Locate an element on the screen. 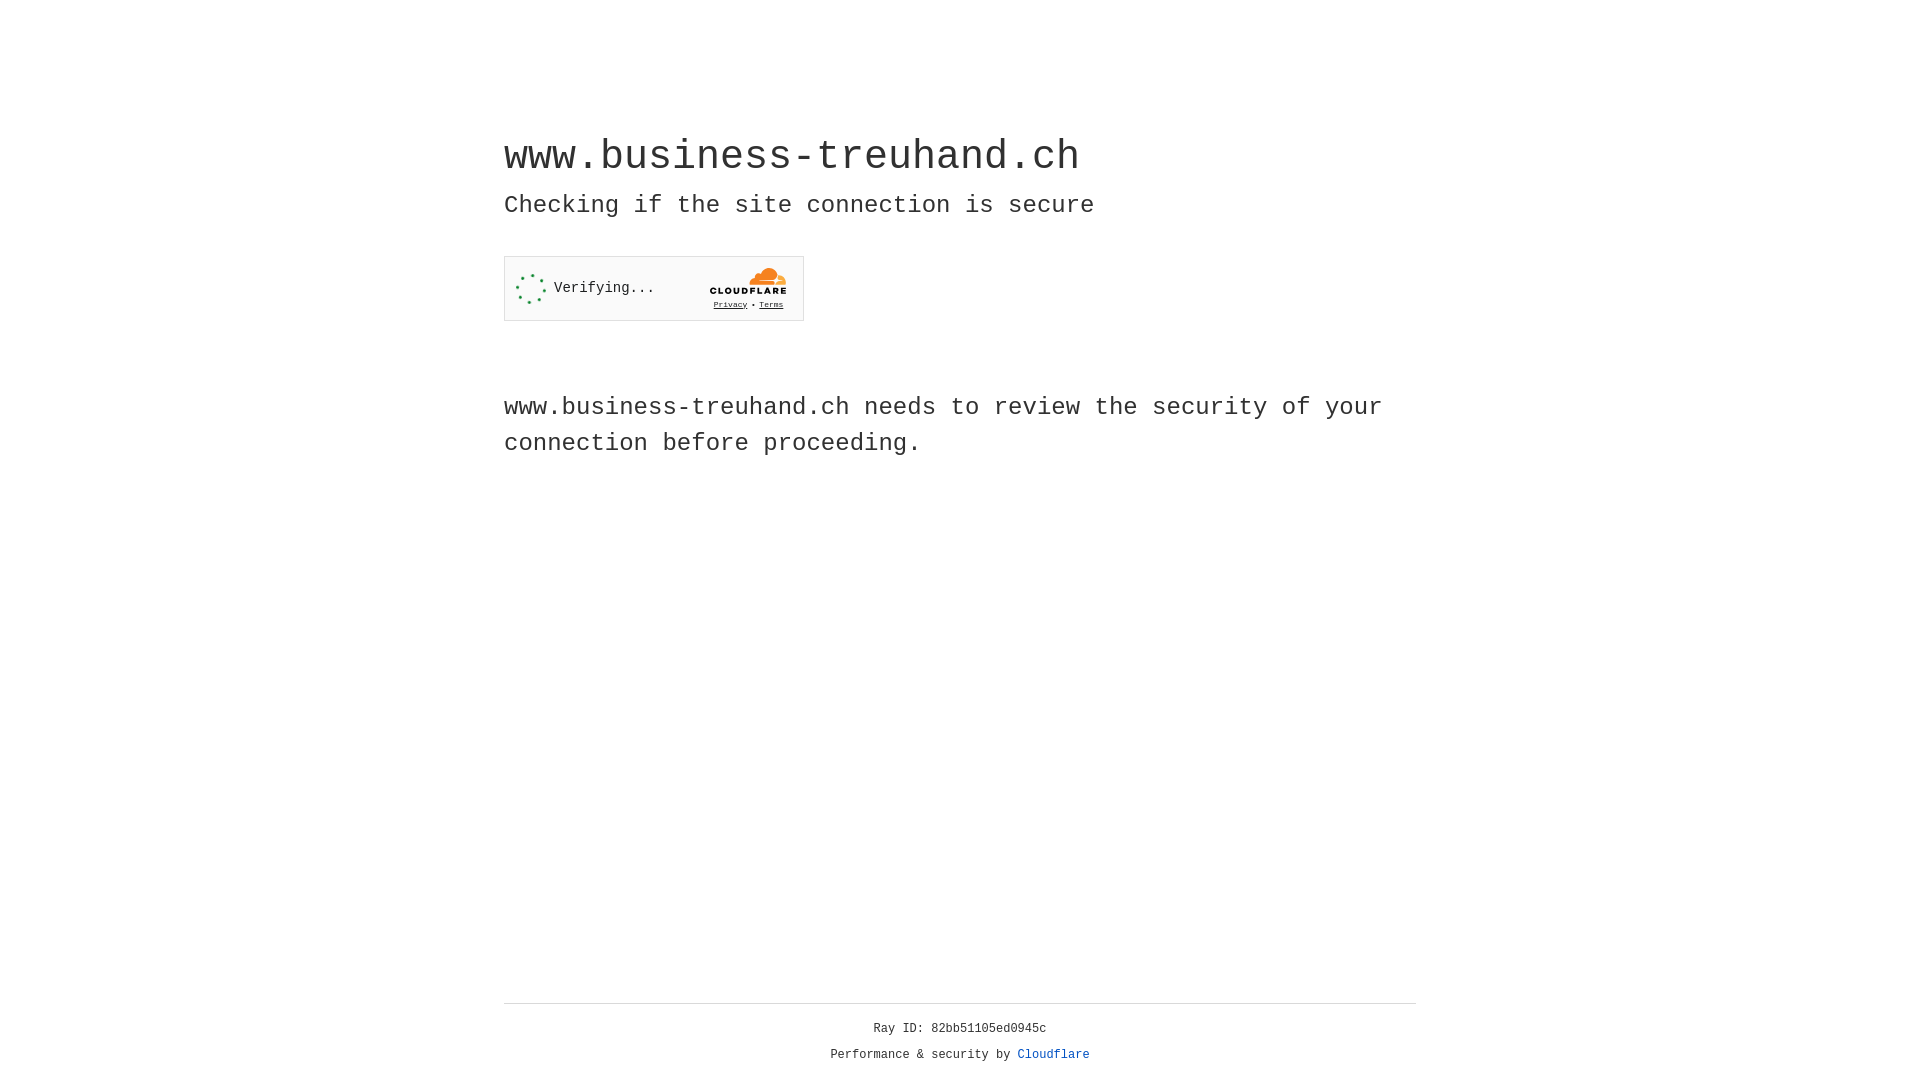 The height and width of the screenshot is (1080, 1920). 'Widget containing a Cloudflare security challenge' is located at coordinates (653, 288).